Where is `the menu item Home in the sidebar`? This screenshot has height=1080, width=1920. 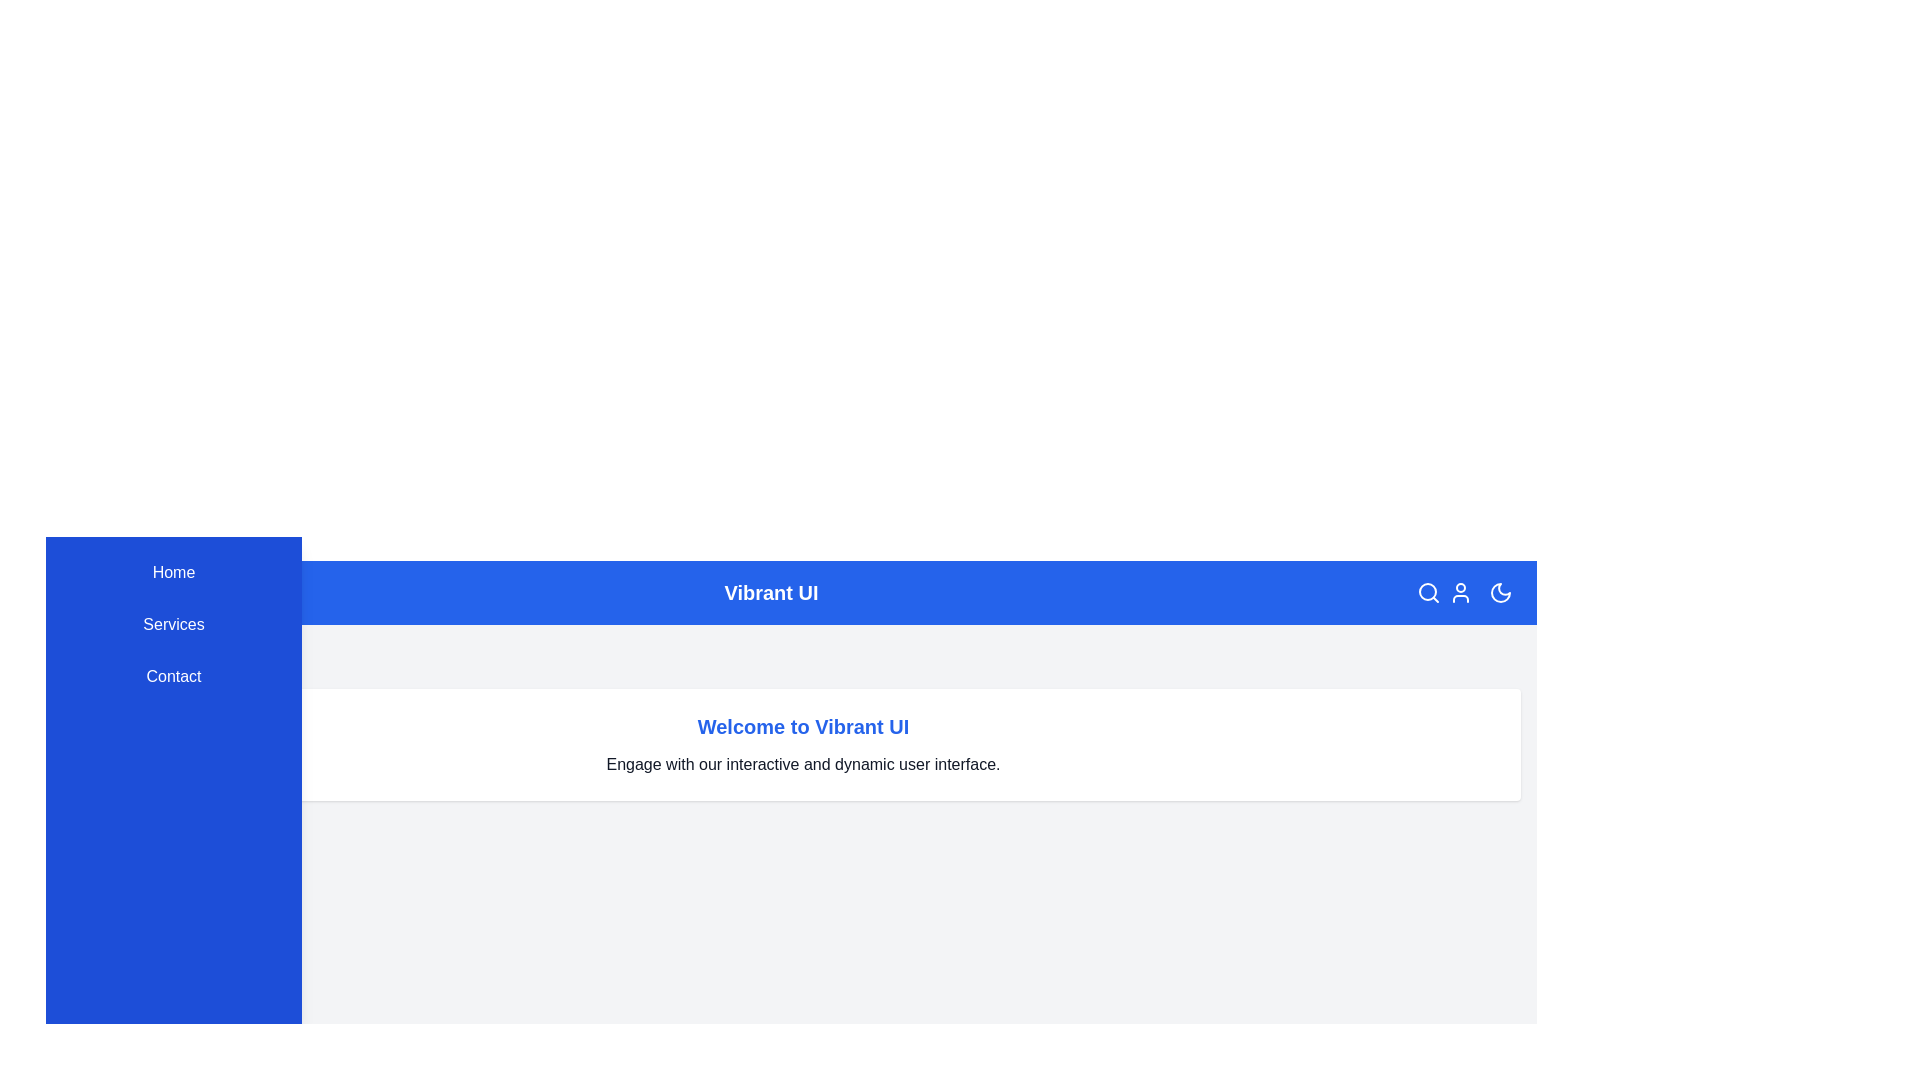 the menu item Home in the sidebar is located at coordinates (173, 573).